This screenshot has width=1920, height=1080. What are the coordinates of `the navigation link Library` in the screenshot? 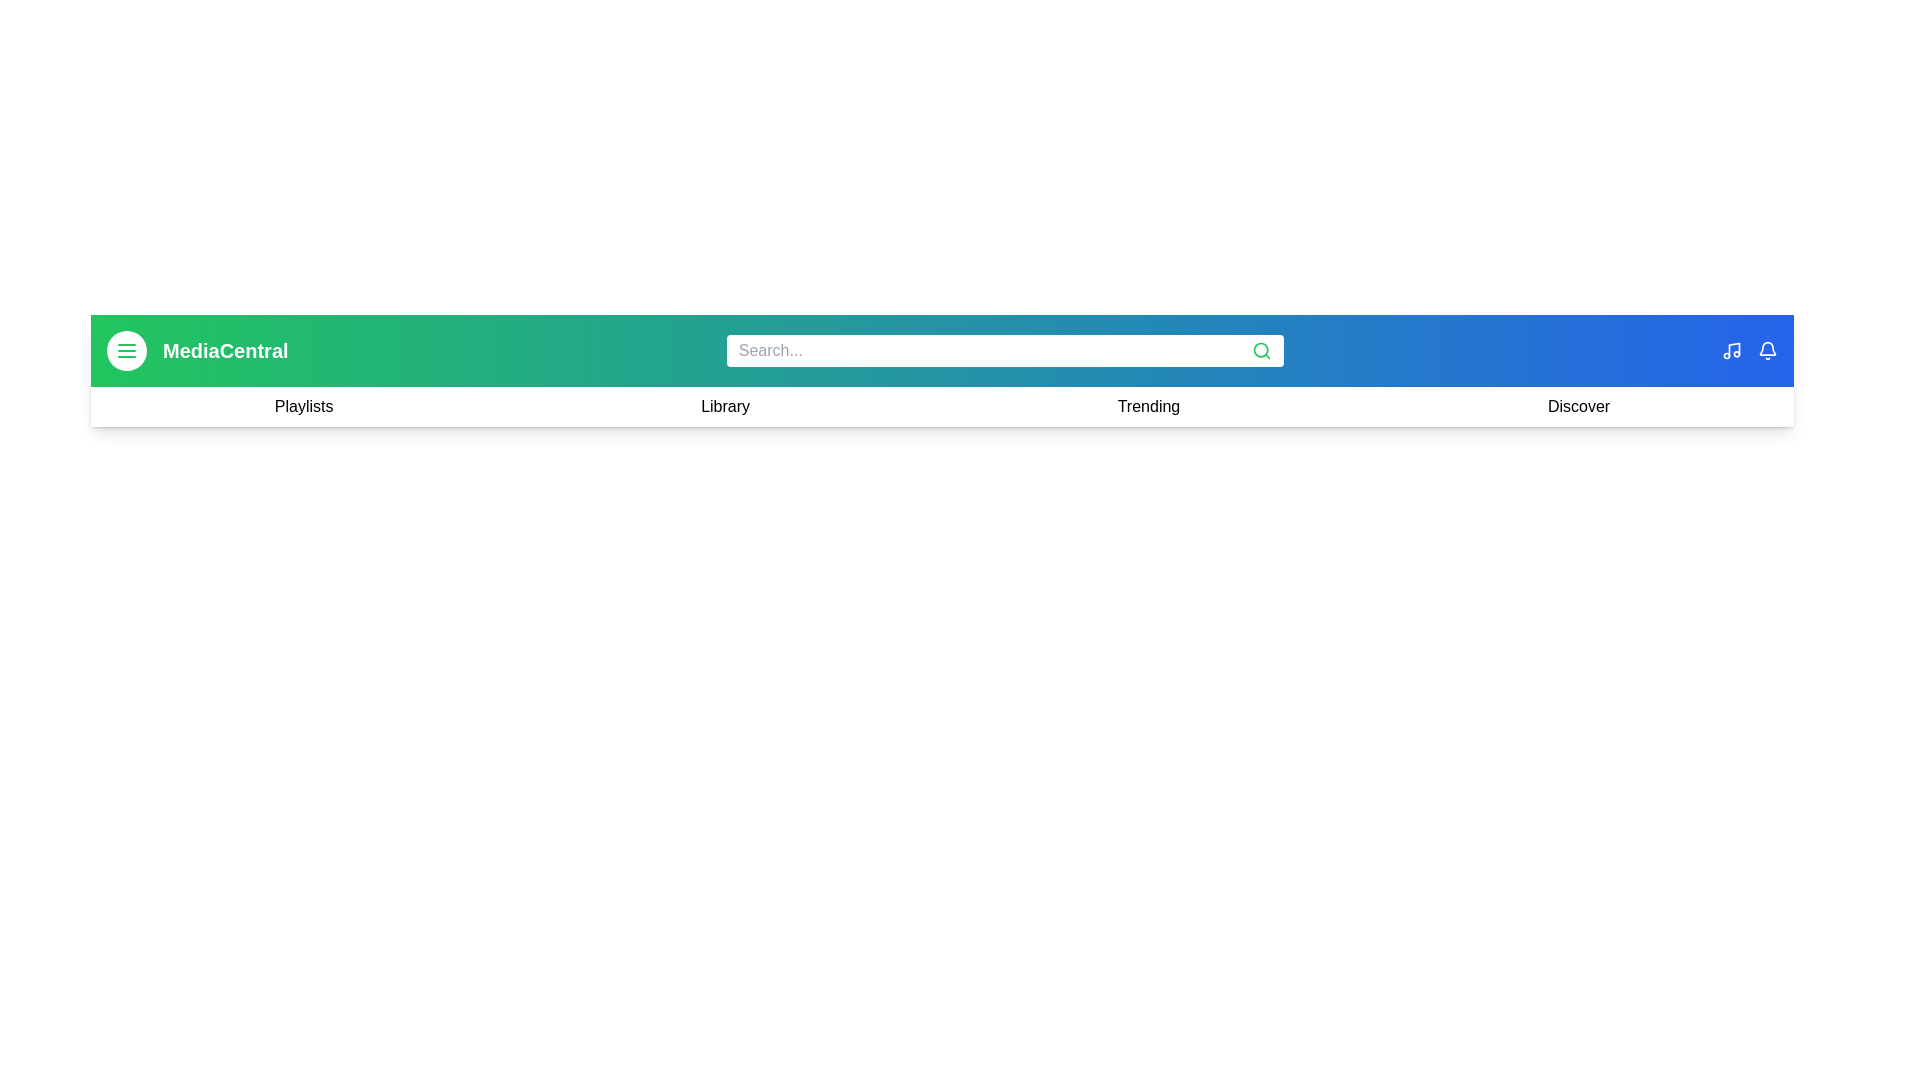 It's located at (724, 406).